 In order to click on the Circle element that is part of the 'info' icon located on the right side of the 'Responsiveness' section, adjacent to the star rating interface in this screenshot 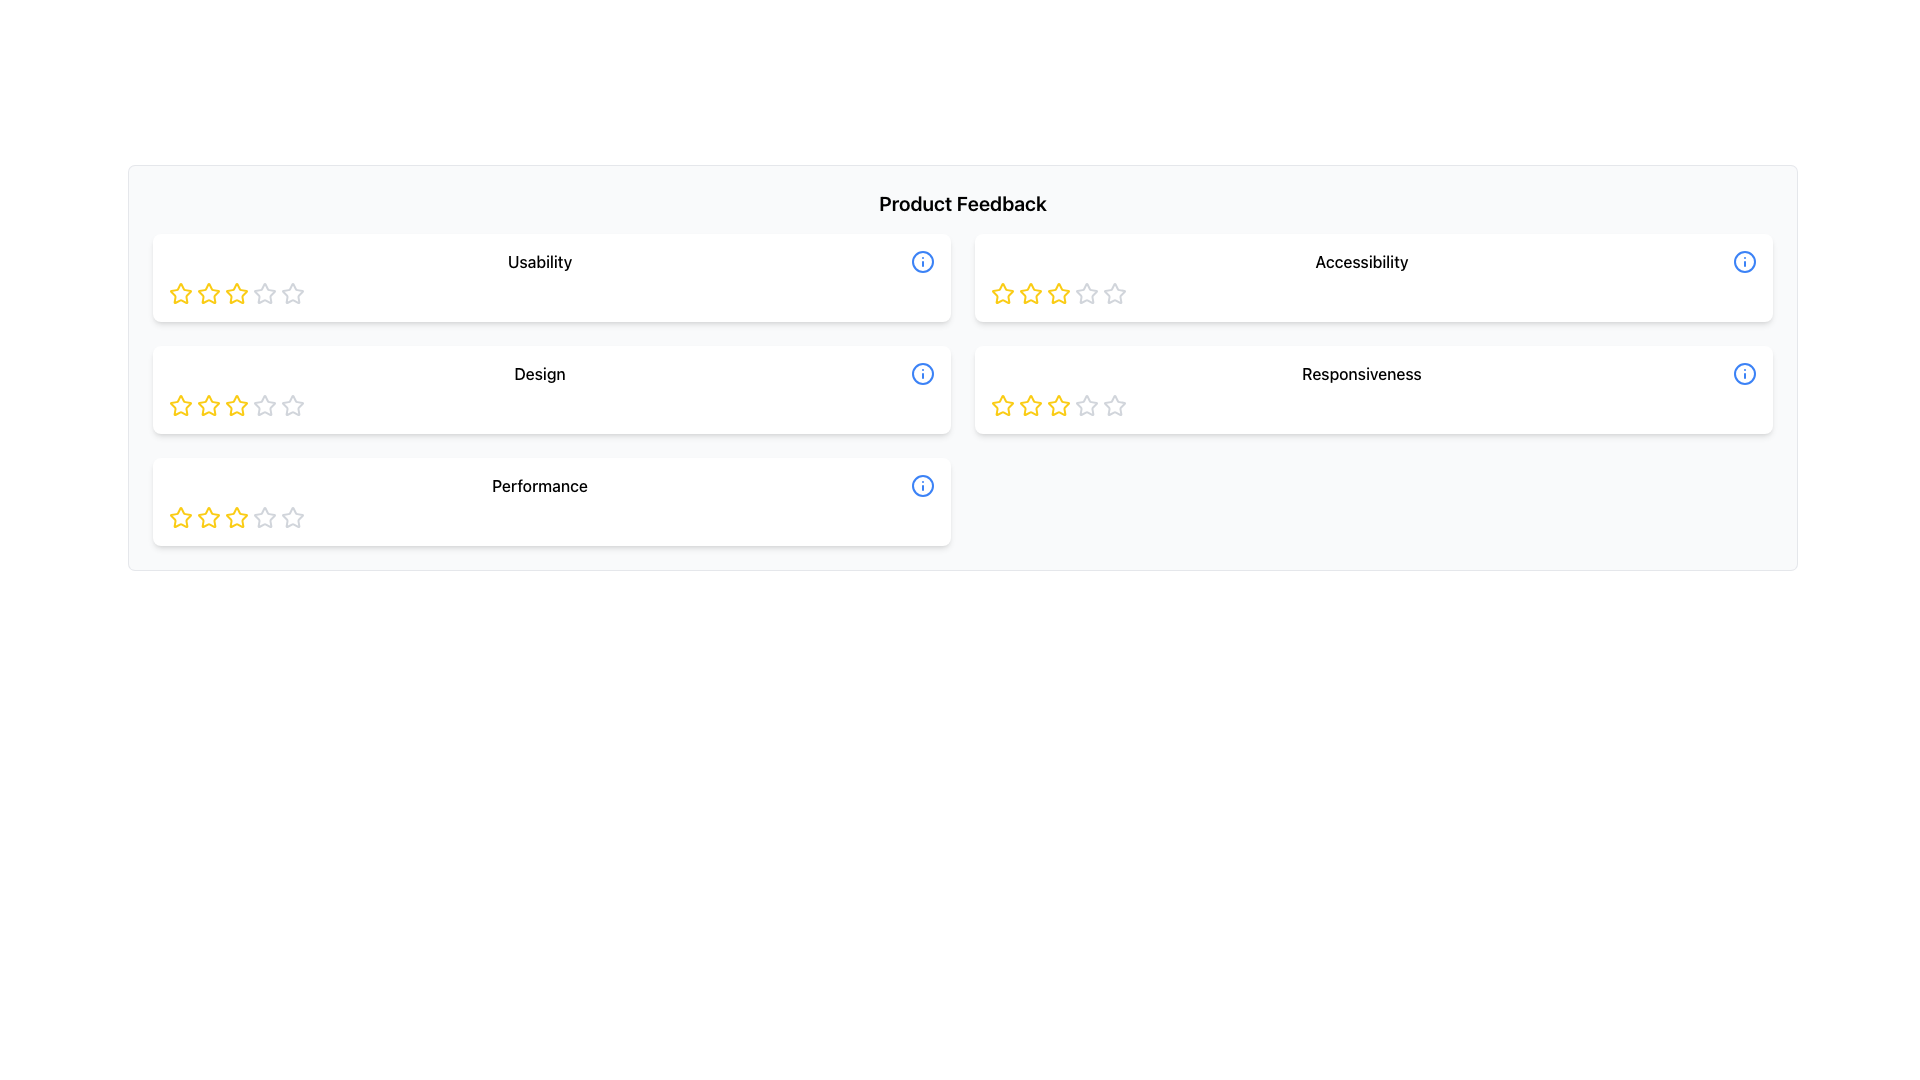, I will do `click(1744, 374)`.